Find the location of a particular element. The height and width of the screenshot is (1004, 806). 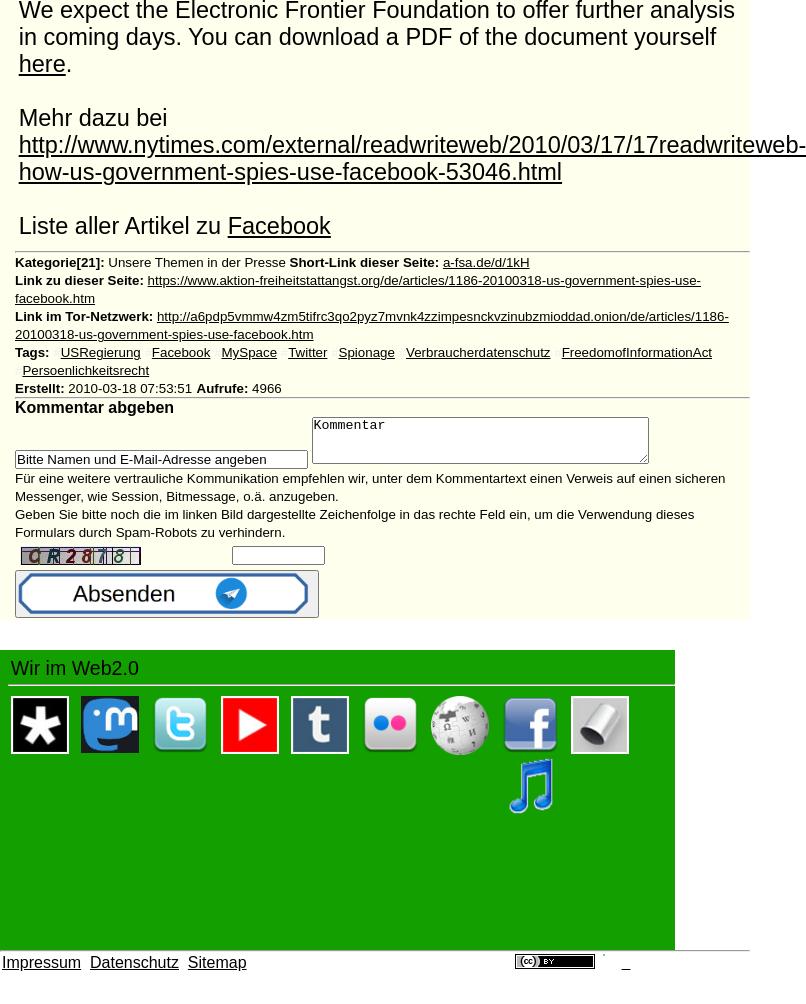

'.' is located at coordinates (67, 63).